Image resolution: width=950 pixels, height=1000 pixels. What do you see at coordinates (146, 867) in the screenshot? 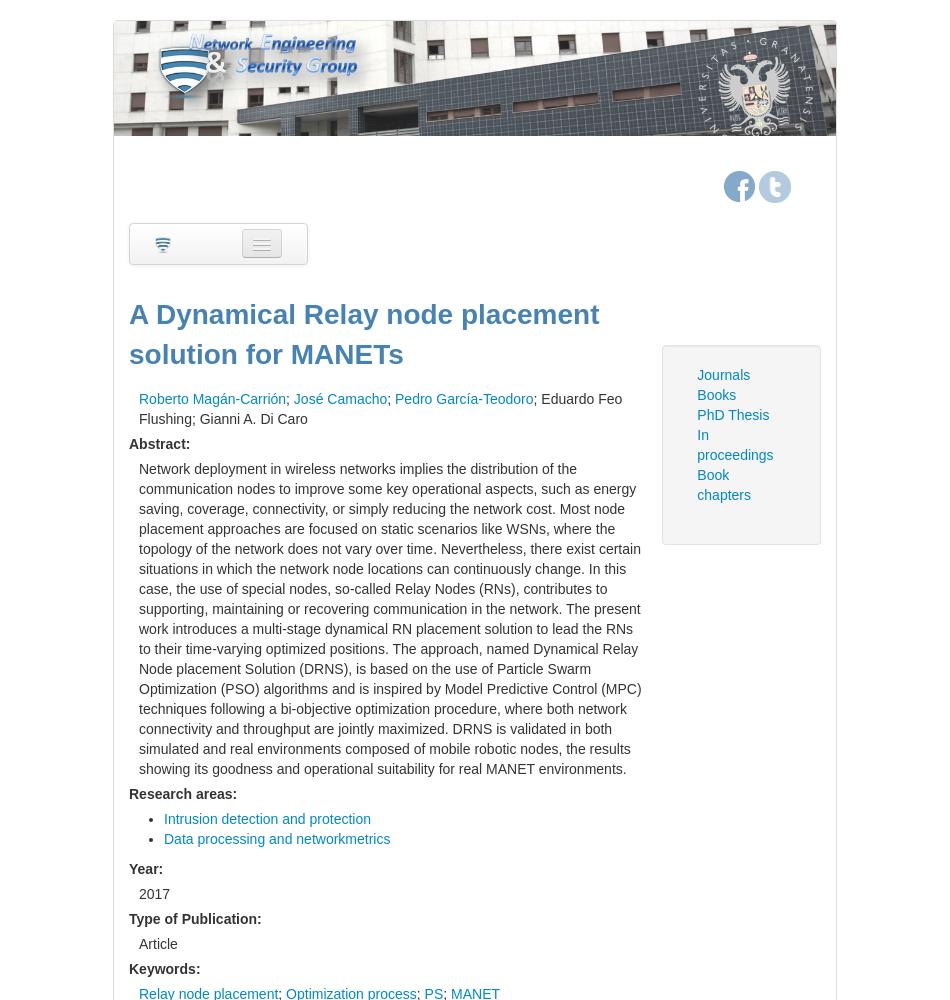
I see `'Year:'` at bounding box center [146, 867].